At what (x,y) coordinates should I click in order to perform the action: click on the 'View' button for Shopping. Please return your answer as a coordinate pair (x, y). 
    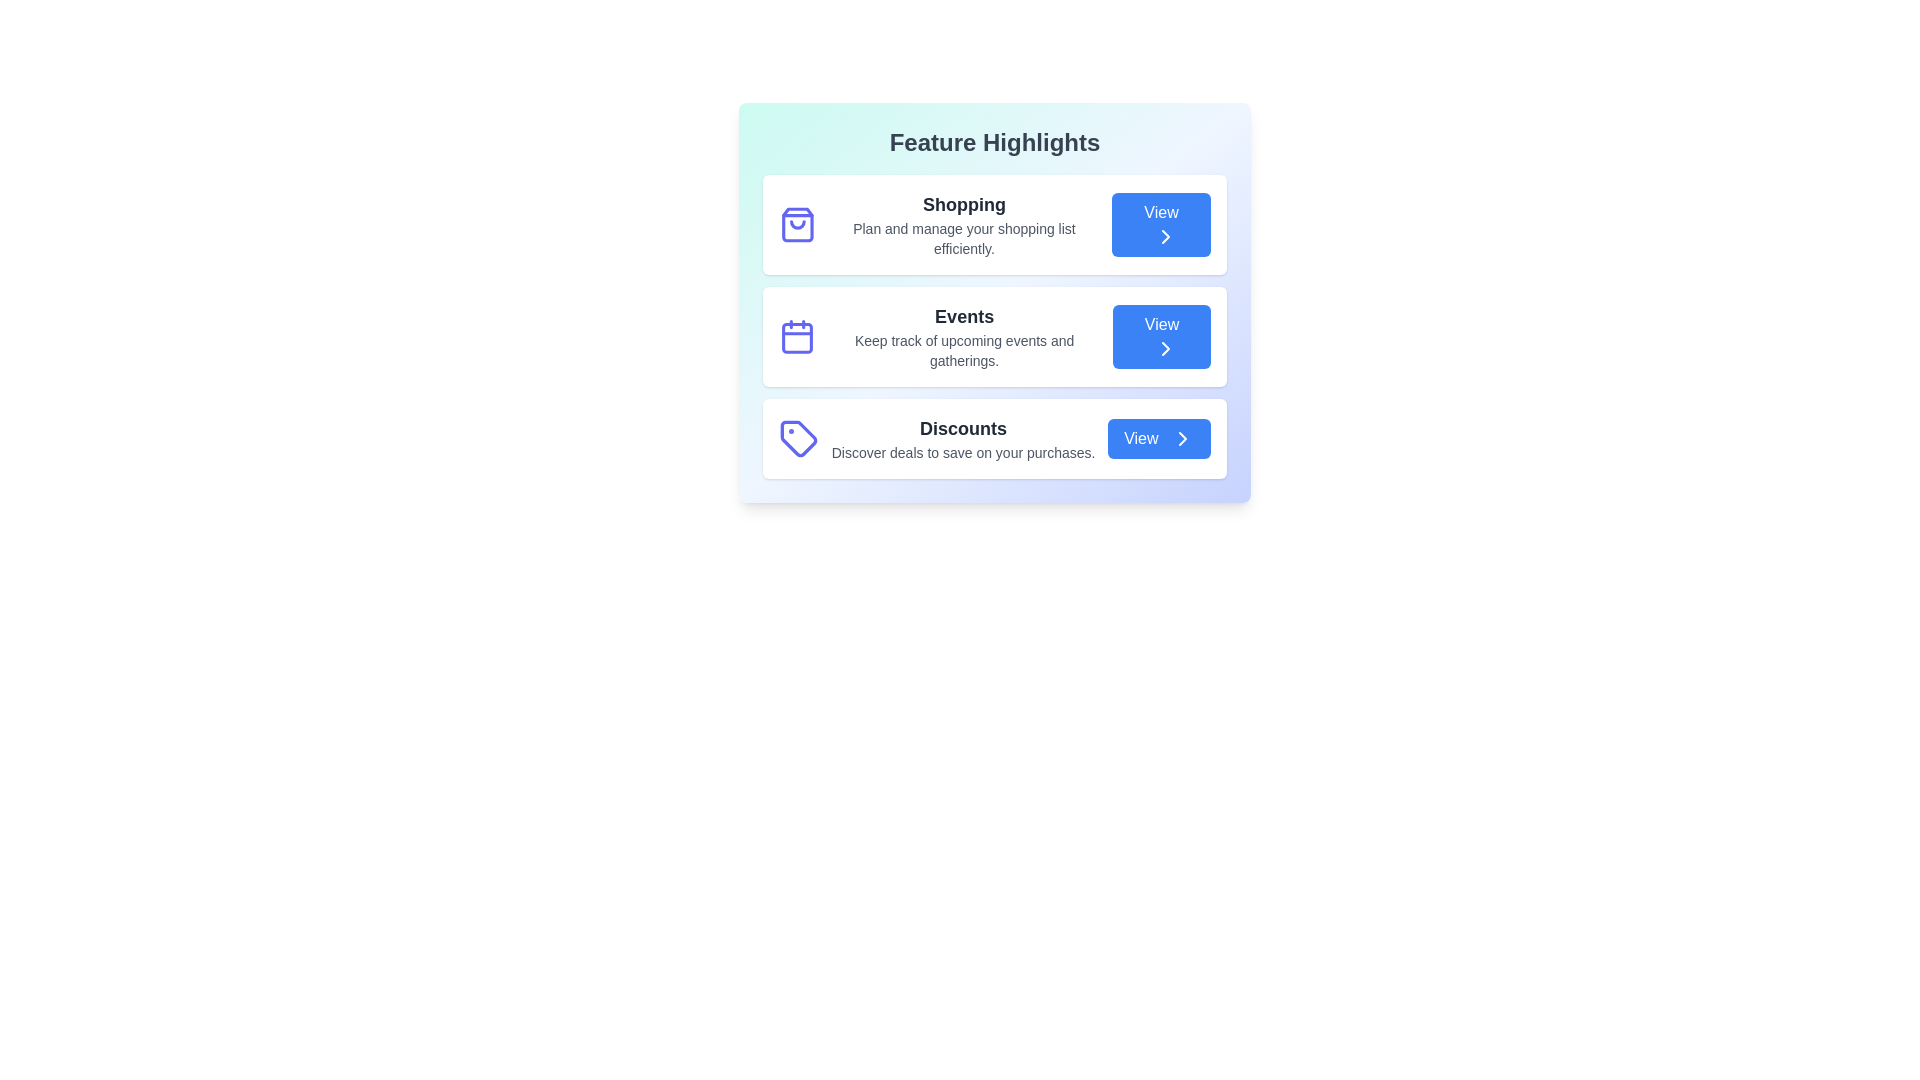
    Looking at the image, I should click on (1161, 224).